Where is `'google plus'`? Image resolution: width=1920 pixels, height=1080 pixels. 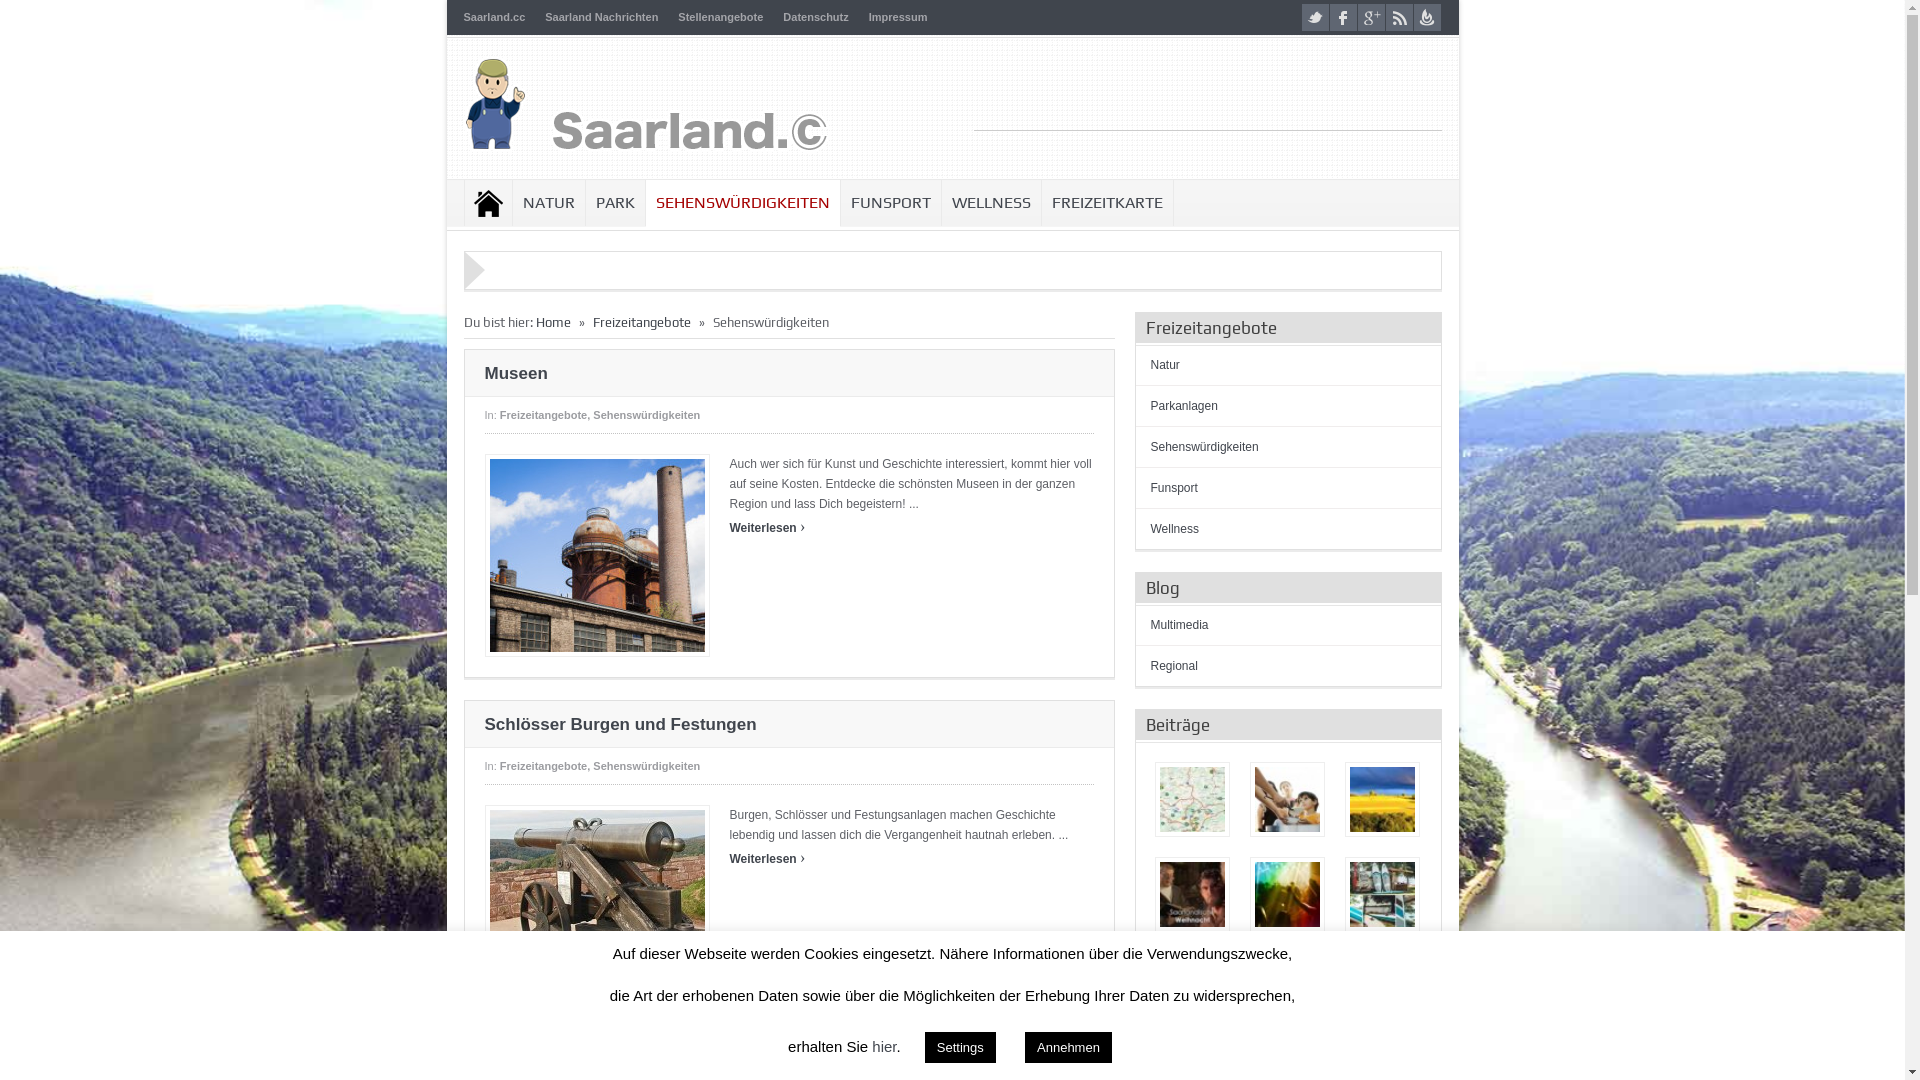 'google plus' is located at coordinates (1370, 17).